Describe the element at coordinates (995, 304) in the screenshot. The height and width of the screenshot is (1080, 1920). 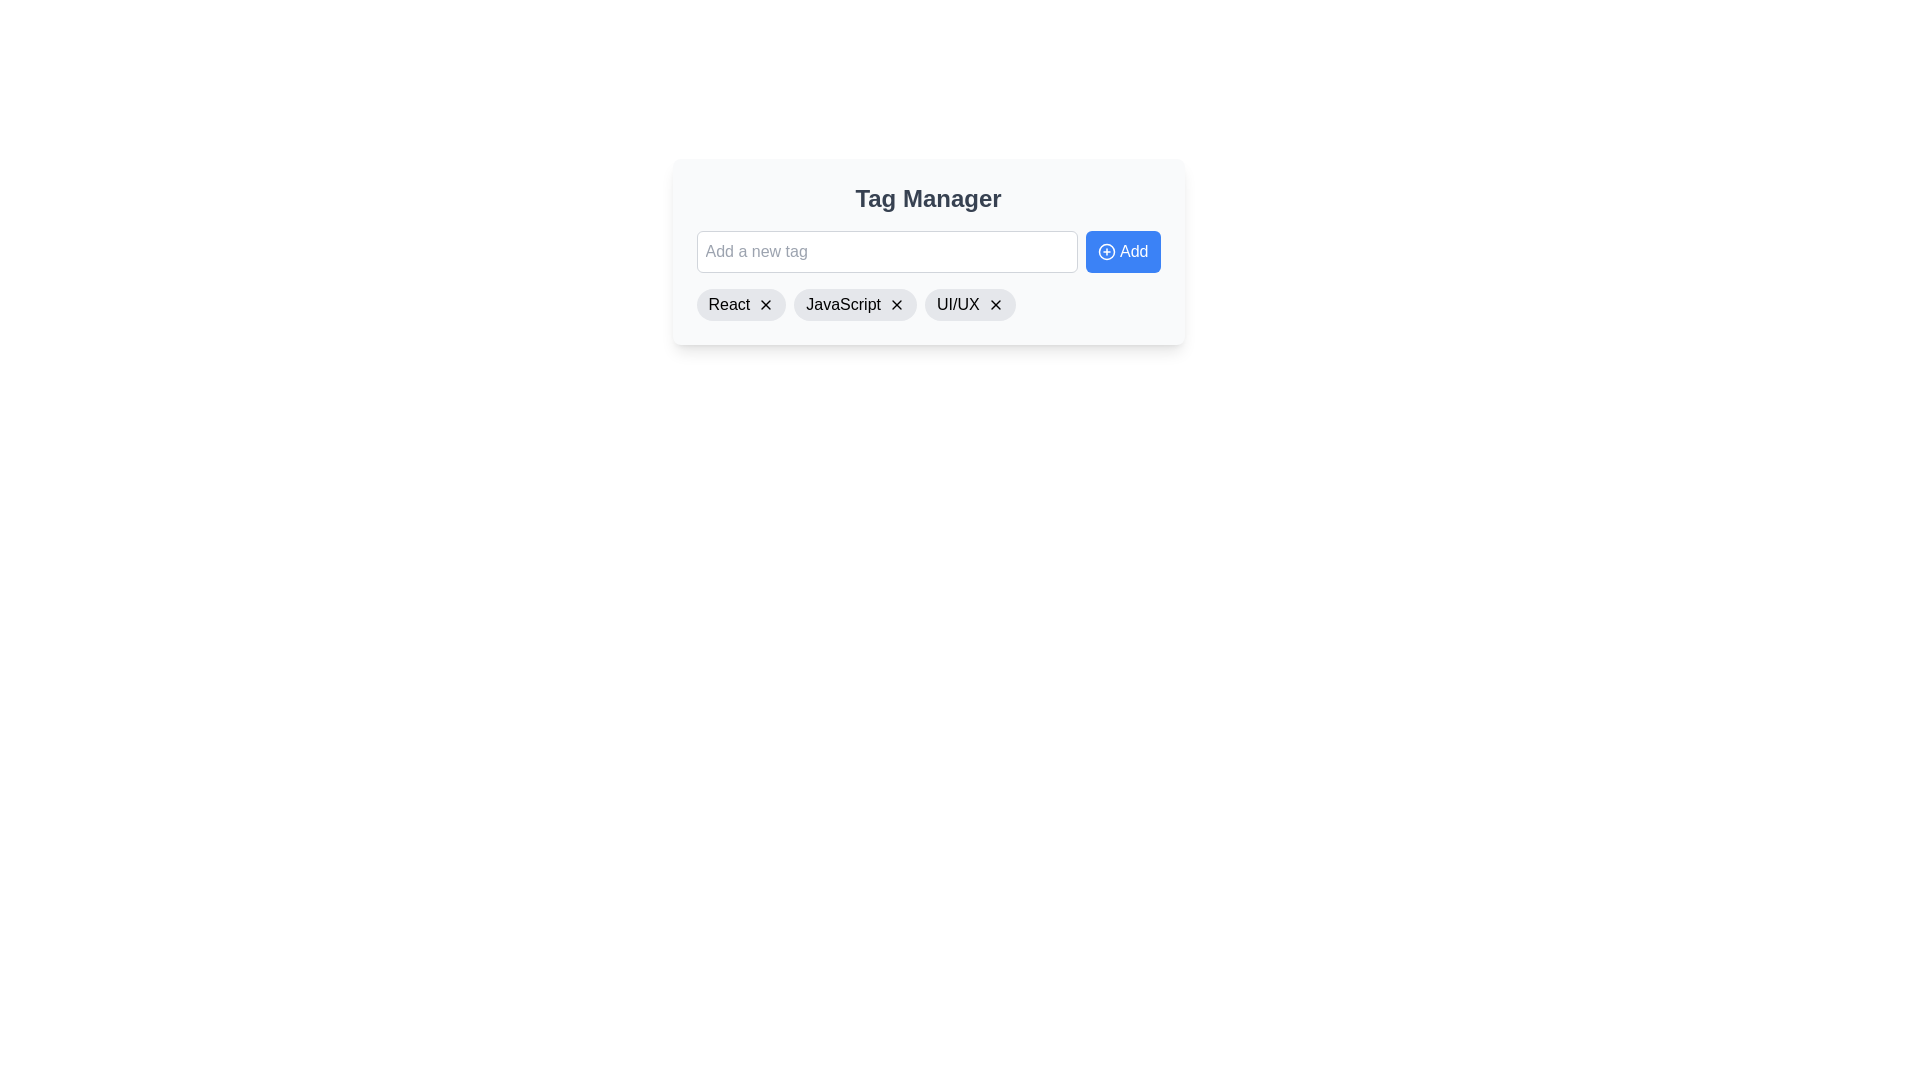
I see `the close button icon resembling a small 'X' within the pill-shaped tag labeled 'UI/UX'` at that location.